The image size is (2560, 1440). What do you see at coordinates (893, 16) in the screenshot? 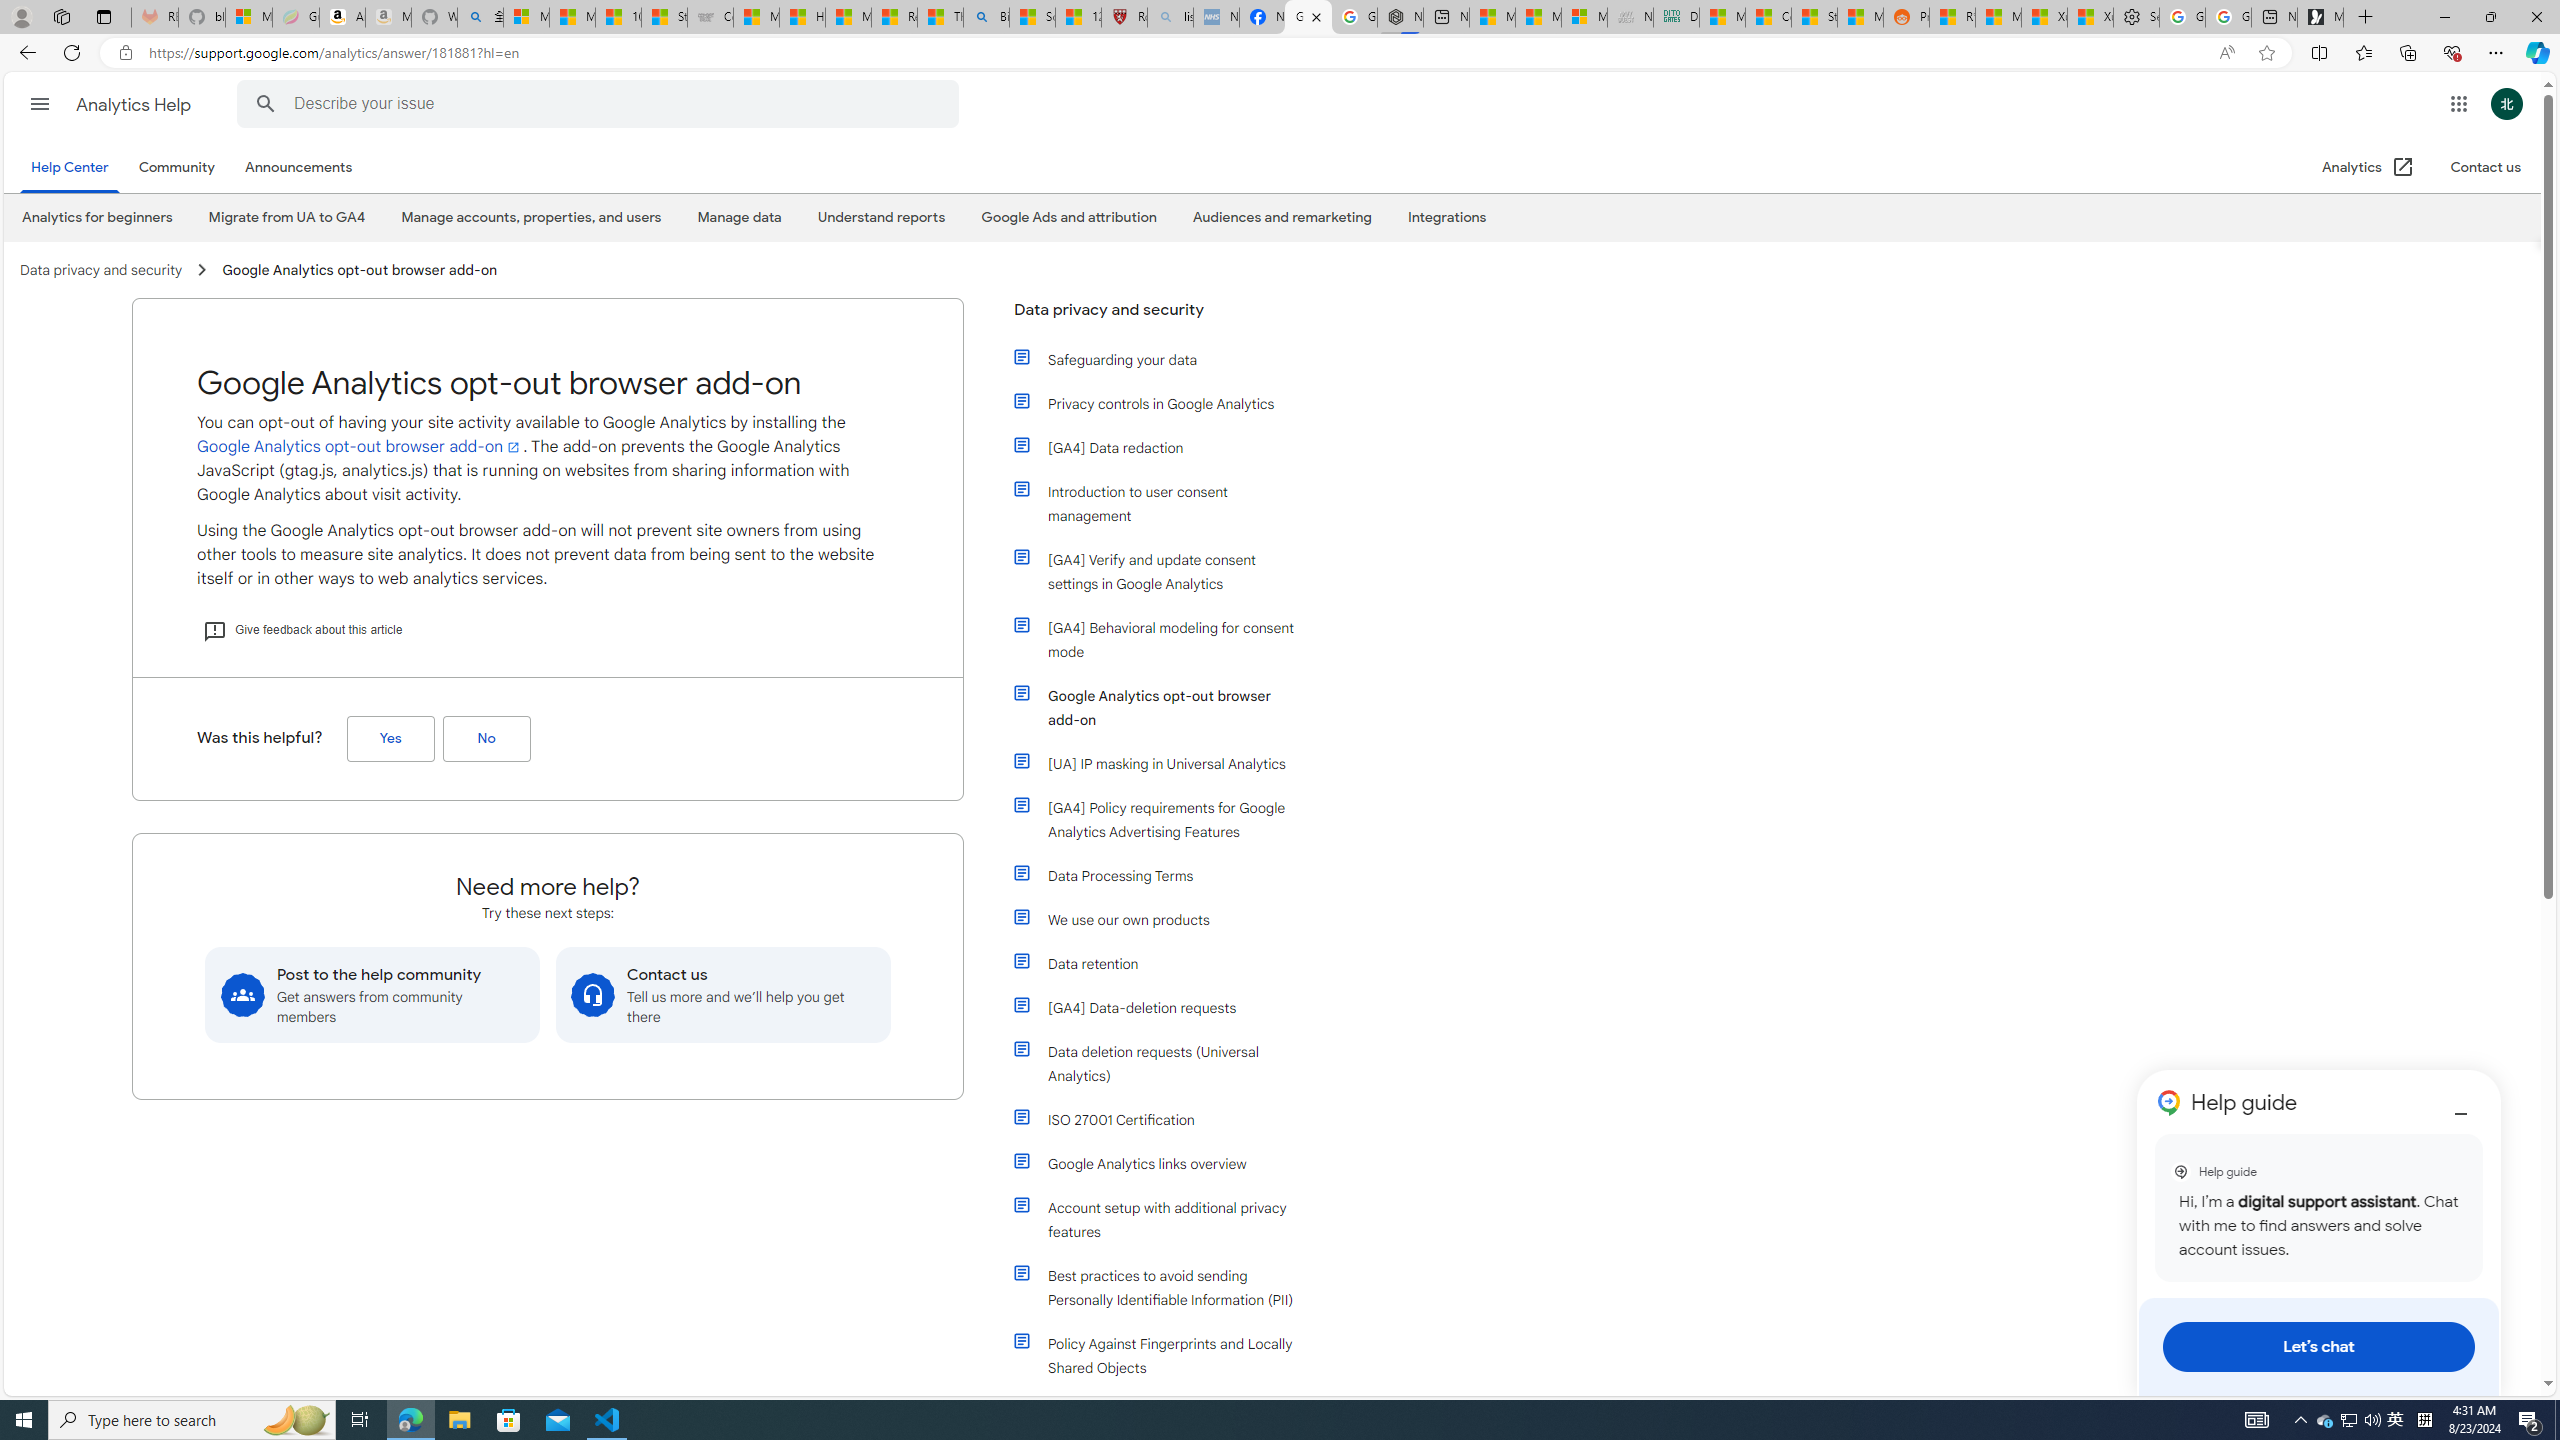
I see `'Recipes - MSN'` at bounding box center [893, 16].